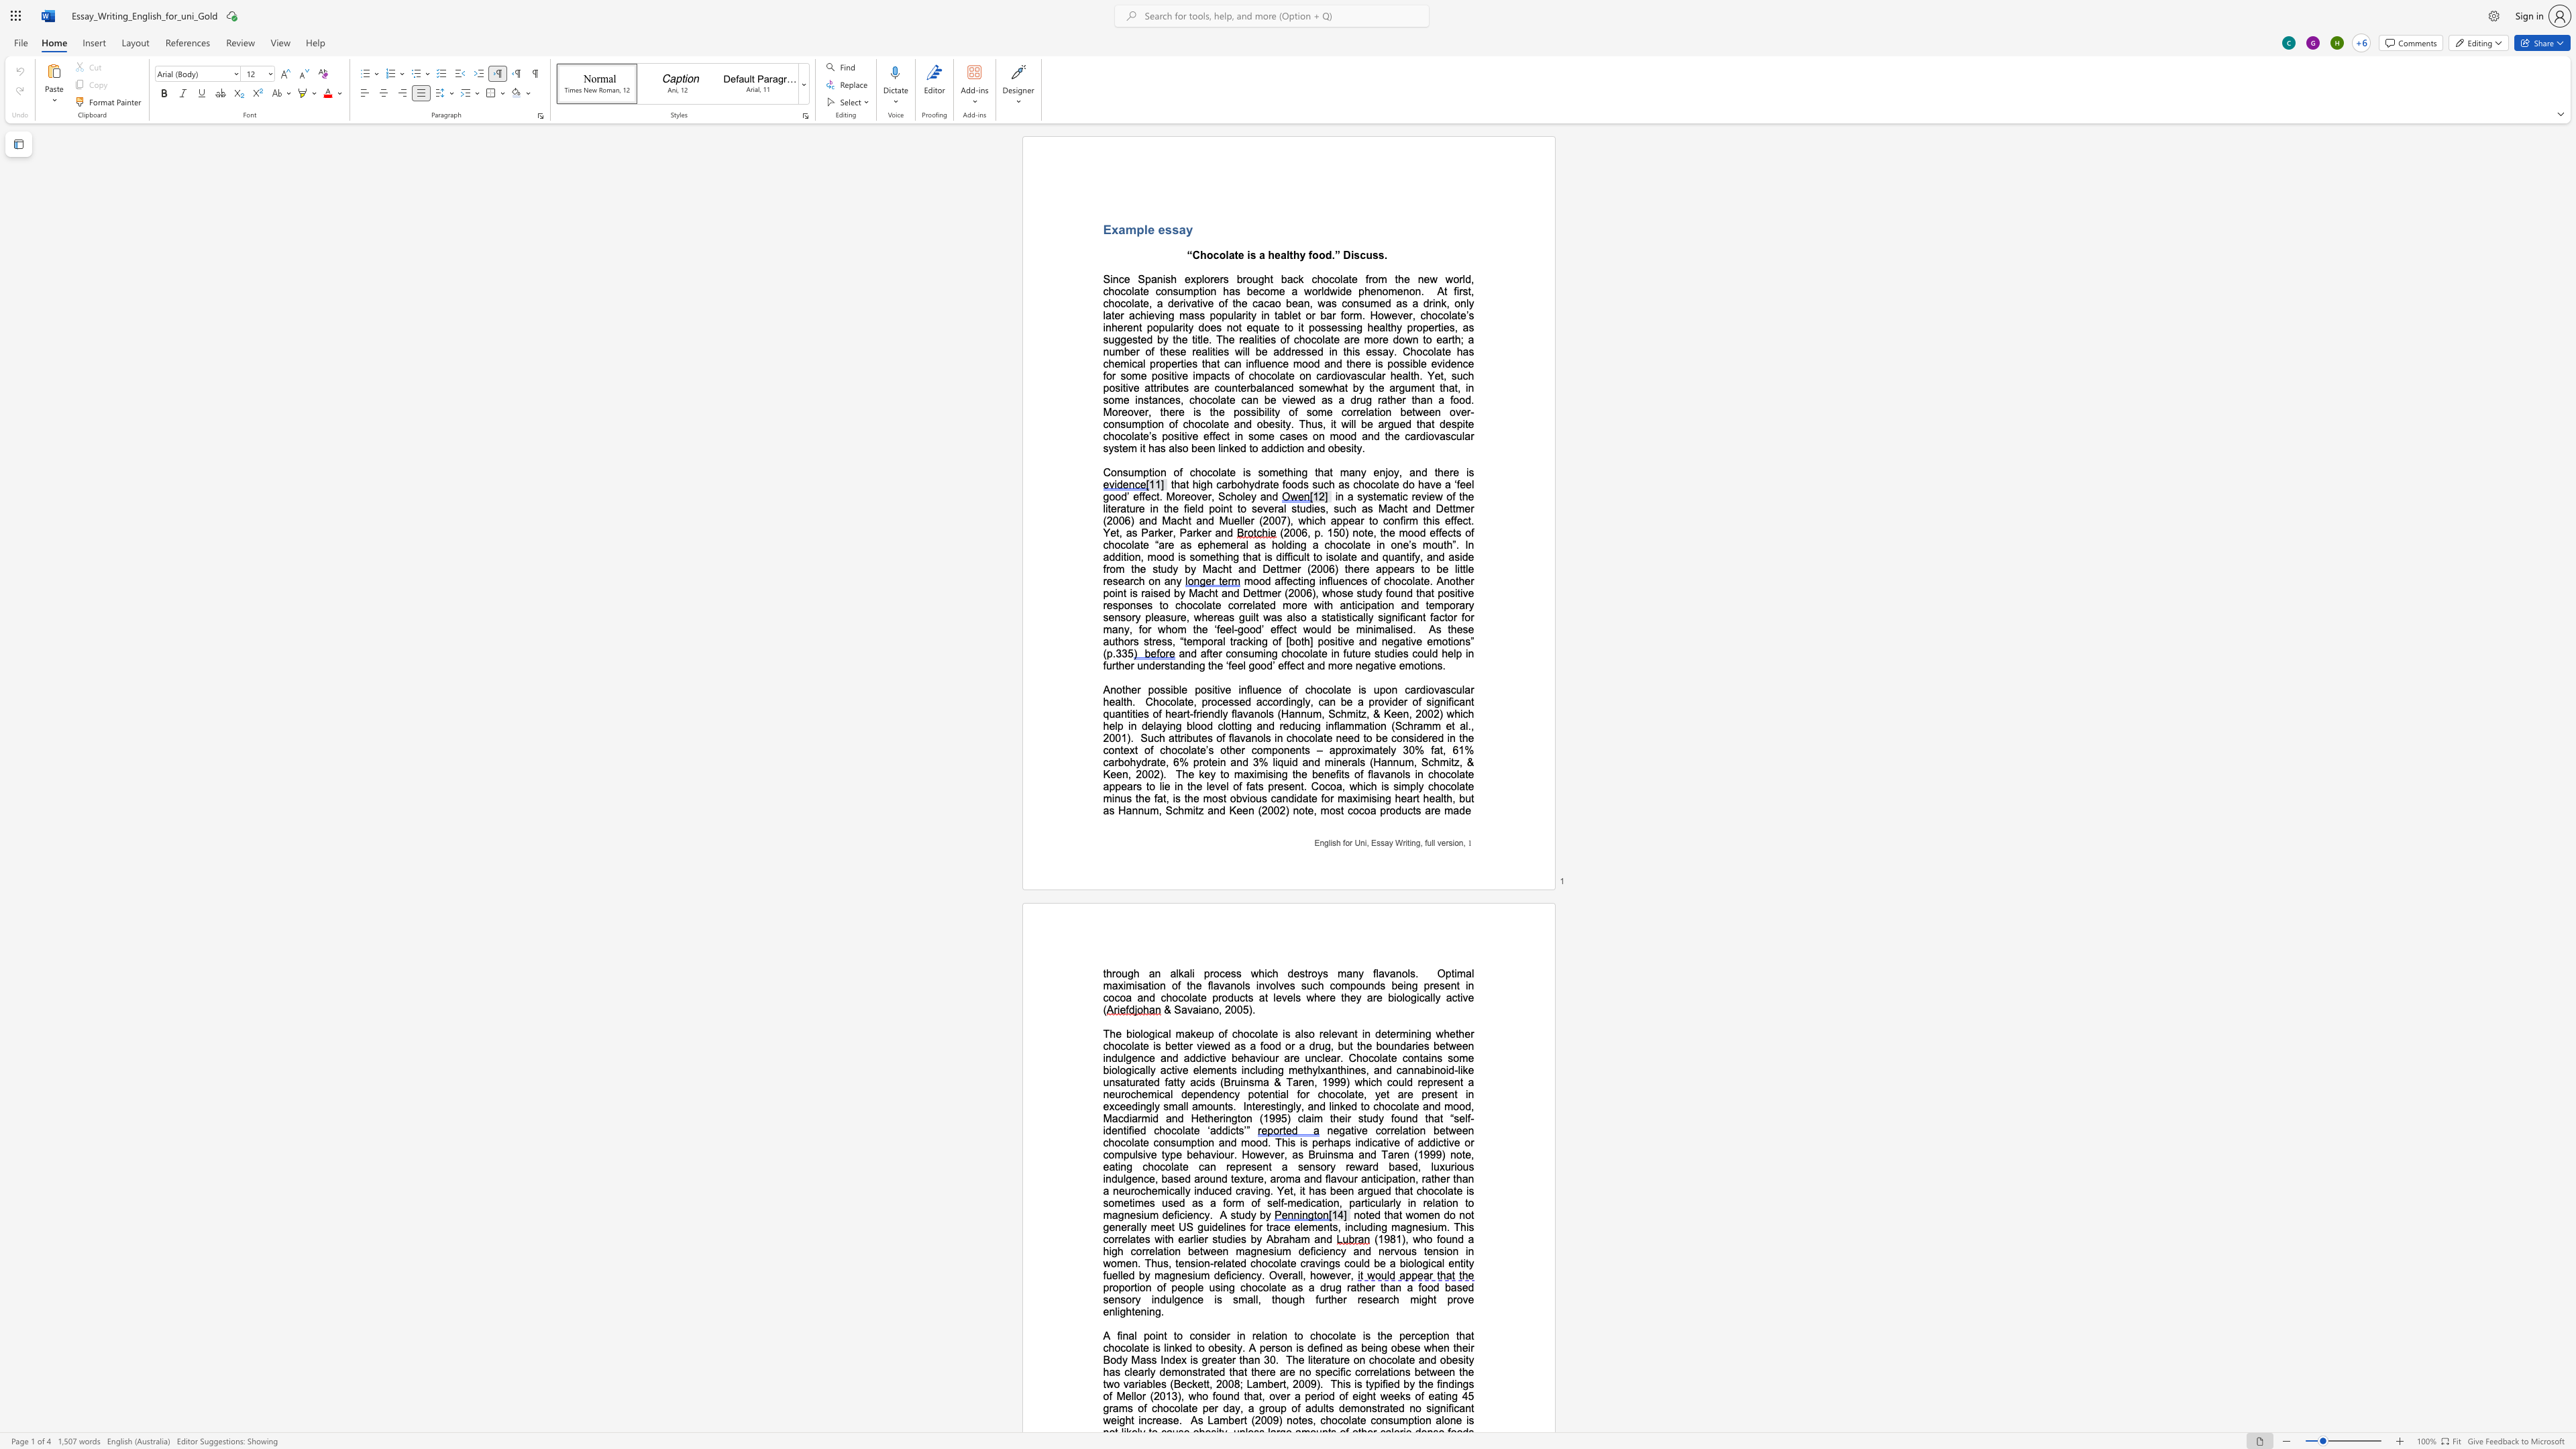  Describe the element at coordinates (1264, 580) in the screenshot. I see `the space between the continuous character "o" and "d" in the text` at that location.